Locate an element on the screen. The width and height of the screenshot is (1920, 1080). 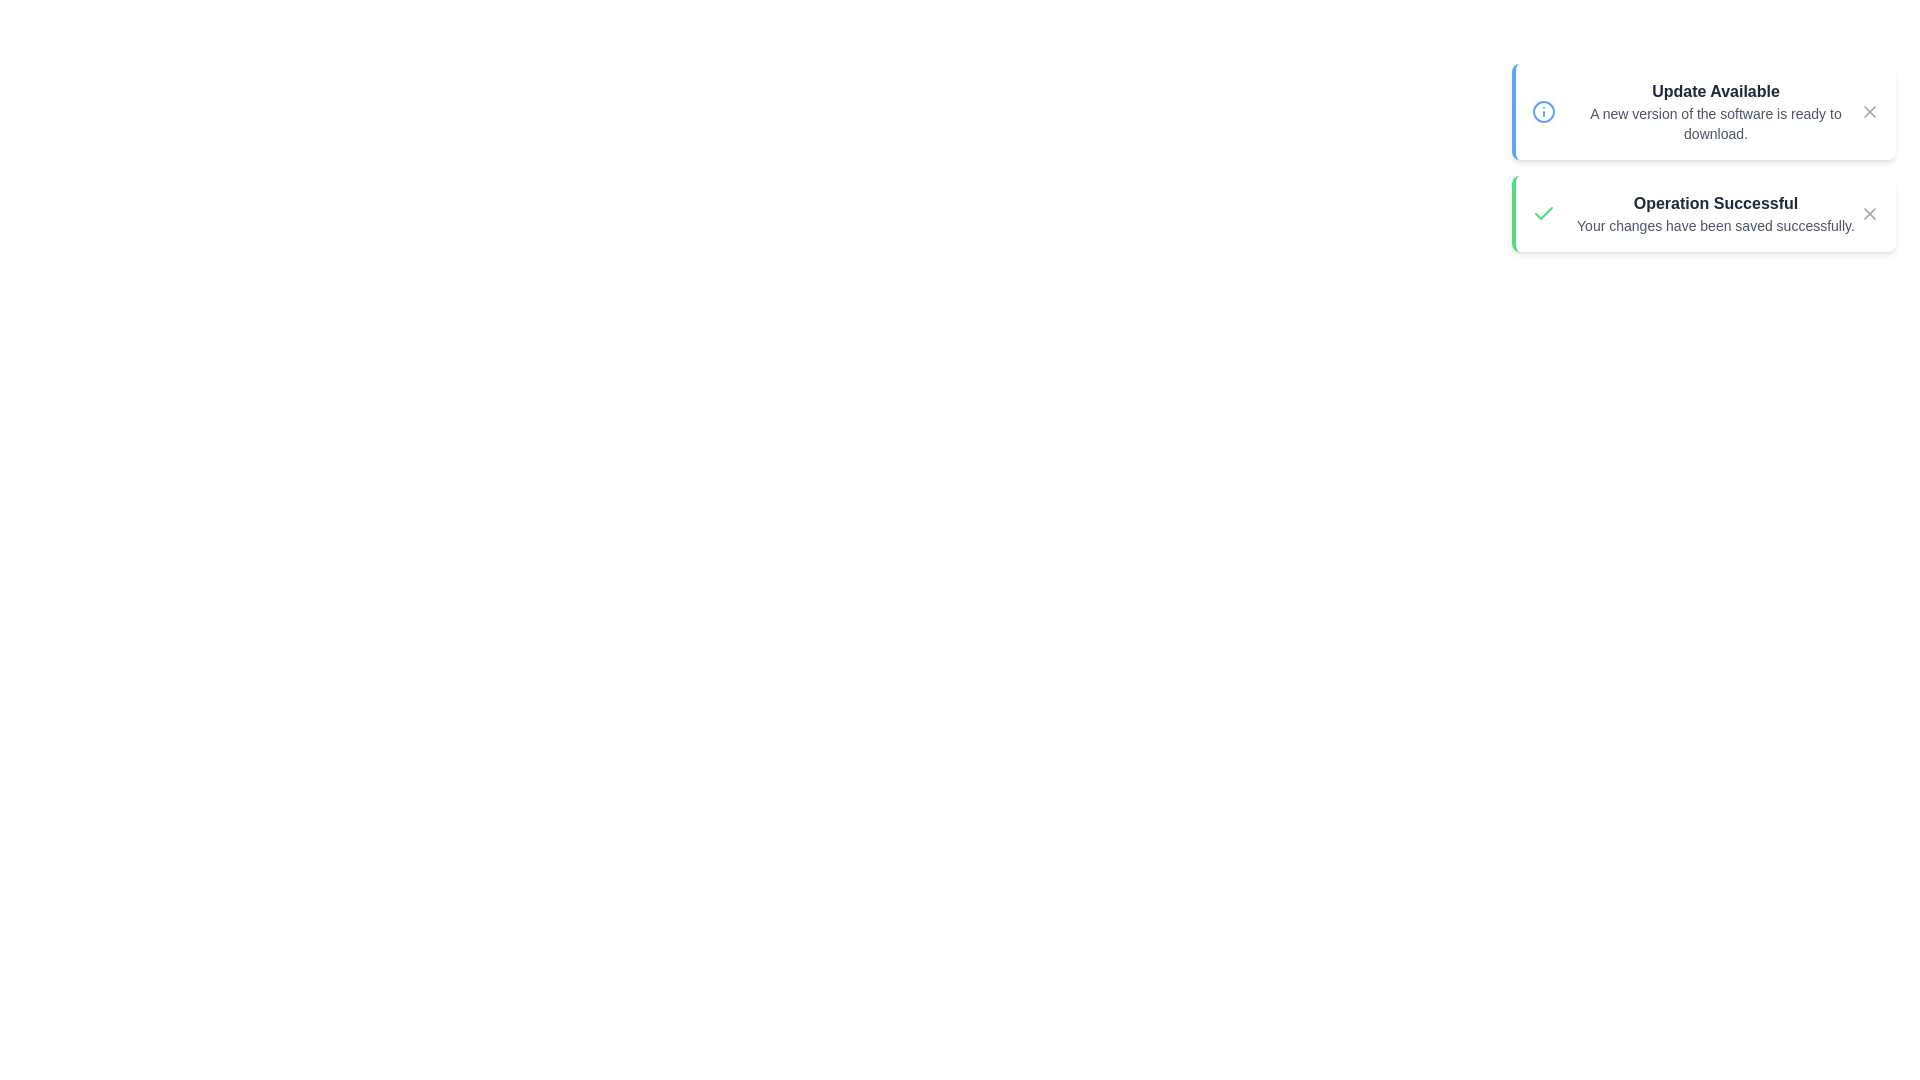
the Text Label displaying the message 'Your changes have been saved successfully.' located in the notification card in the top-right section of the interface is located at coordinates (1715, 225).